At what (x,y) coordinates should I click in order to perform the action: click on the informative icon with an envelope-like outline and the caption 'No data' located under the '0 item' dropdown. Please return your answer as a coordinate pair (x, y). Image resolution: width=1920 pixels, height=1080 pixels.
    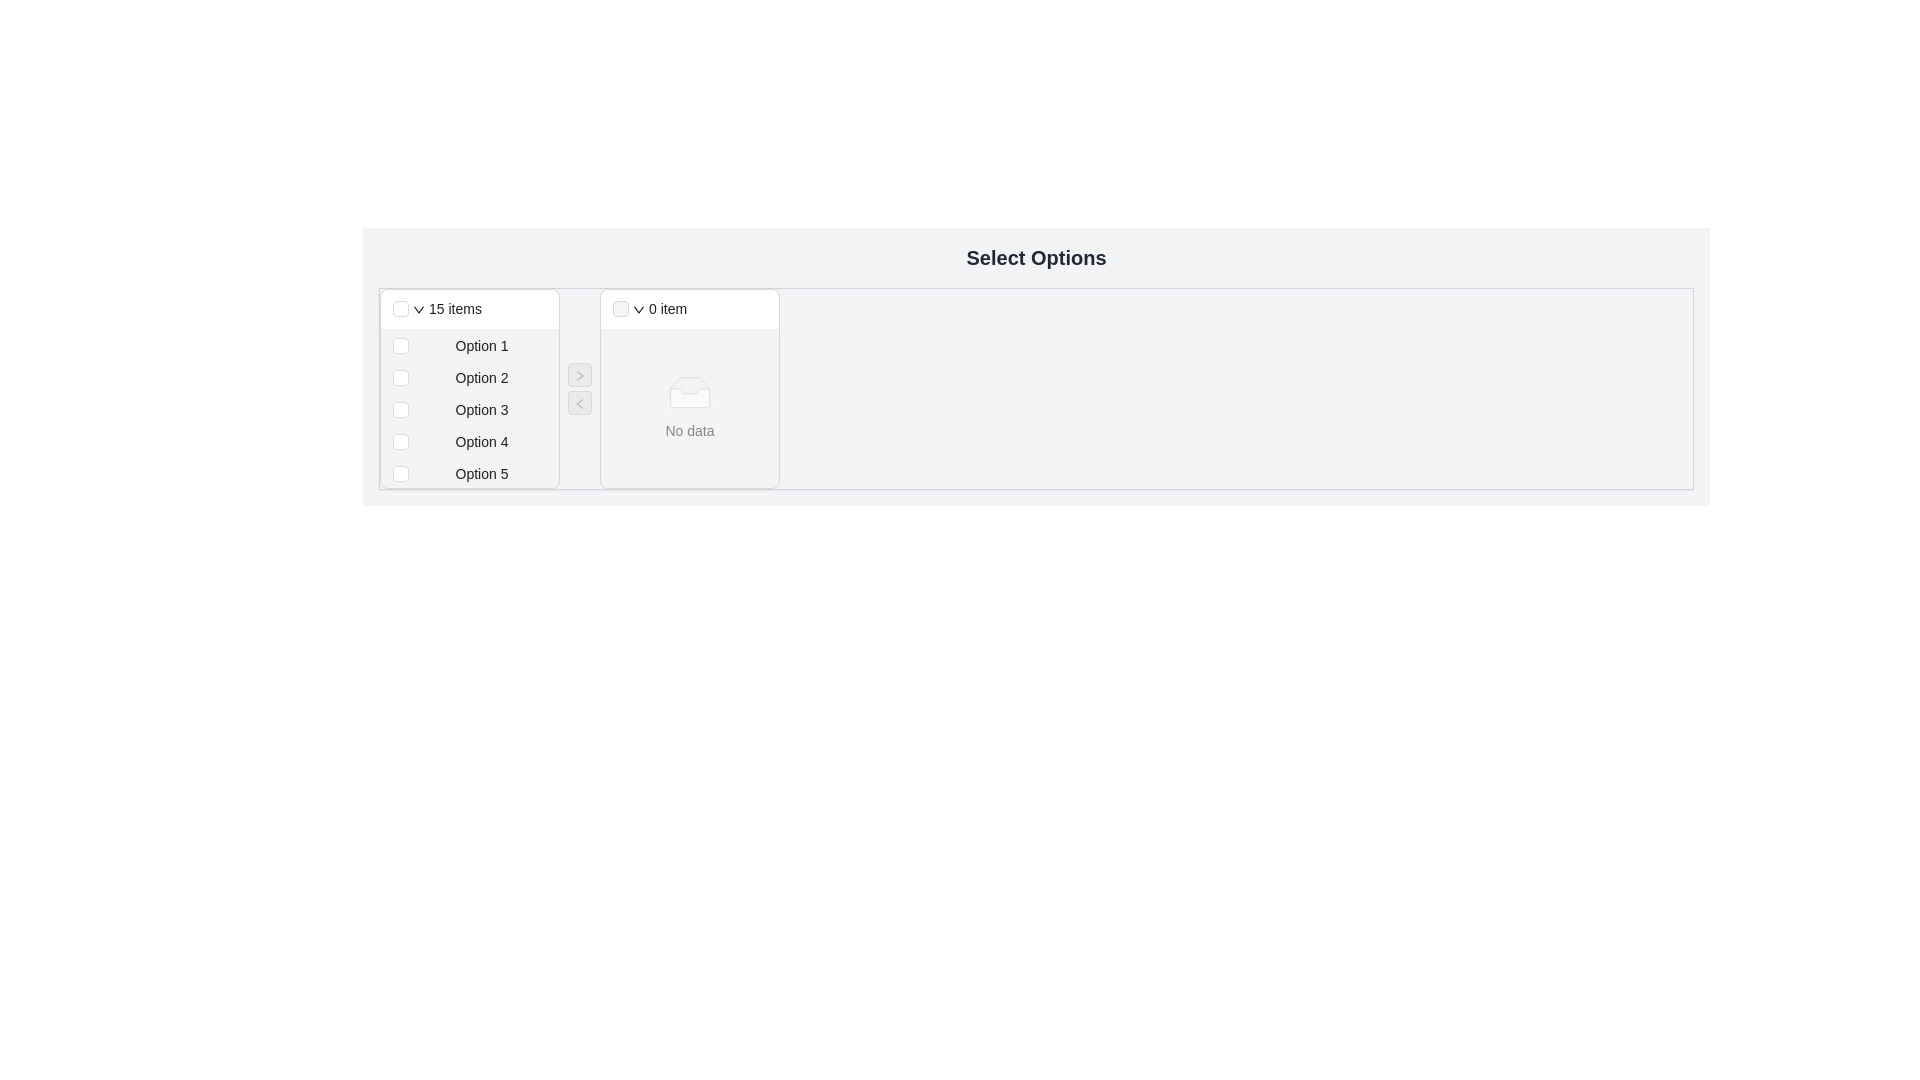
    Looking at the image, I should click on (690, 393).